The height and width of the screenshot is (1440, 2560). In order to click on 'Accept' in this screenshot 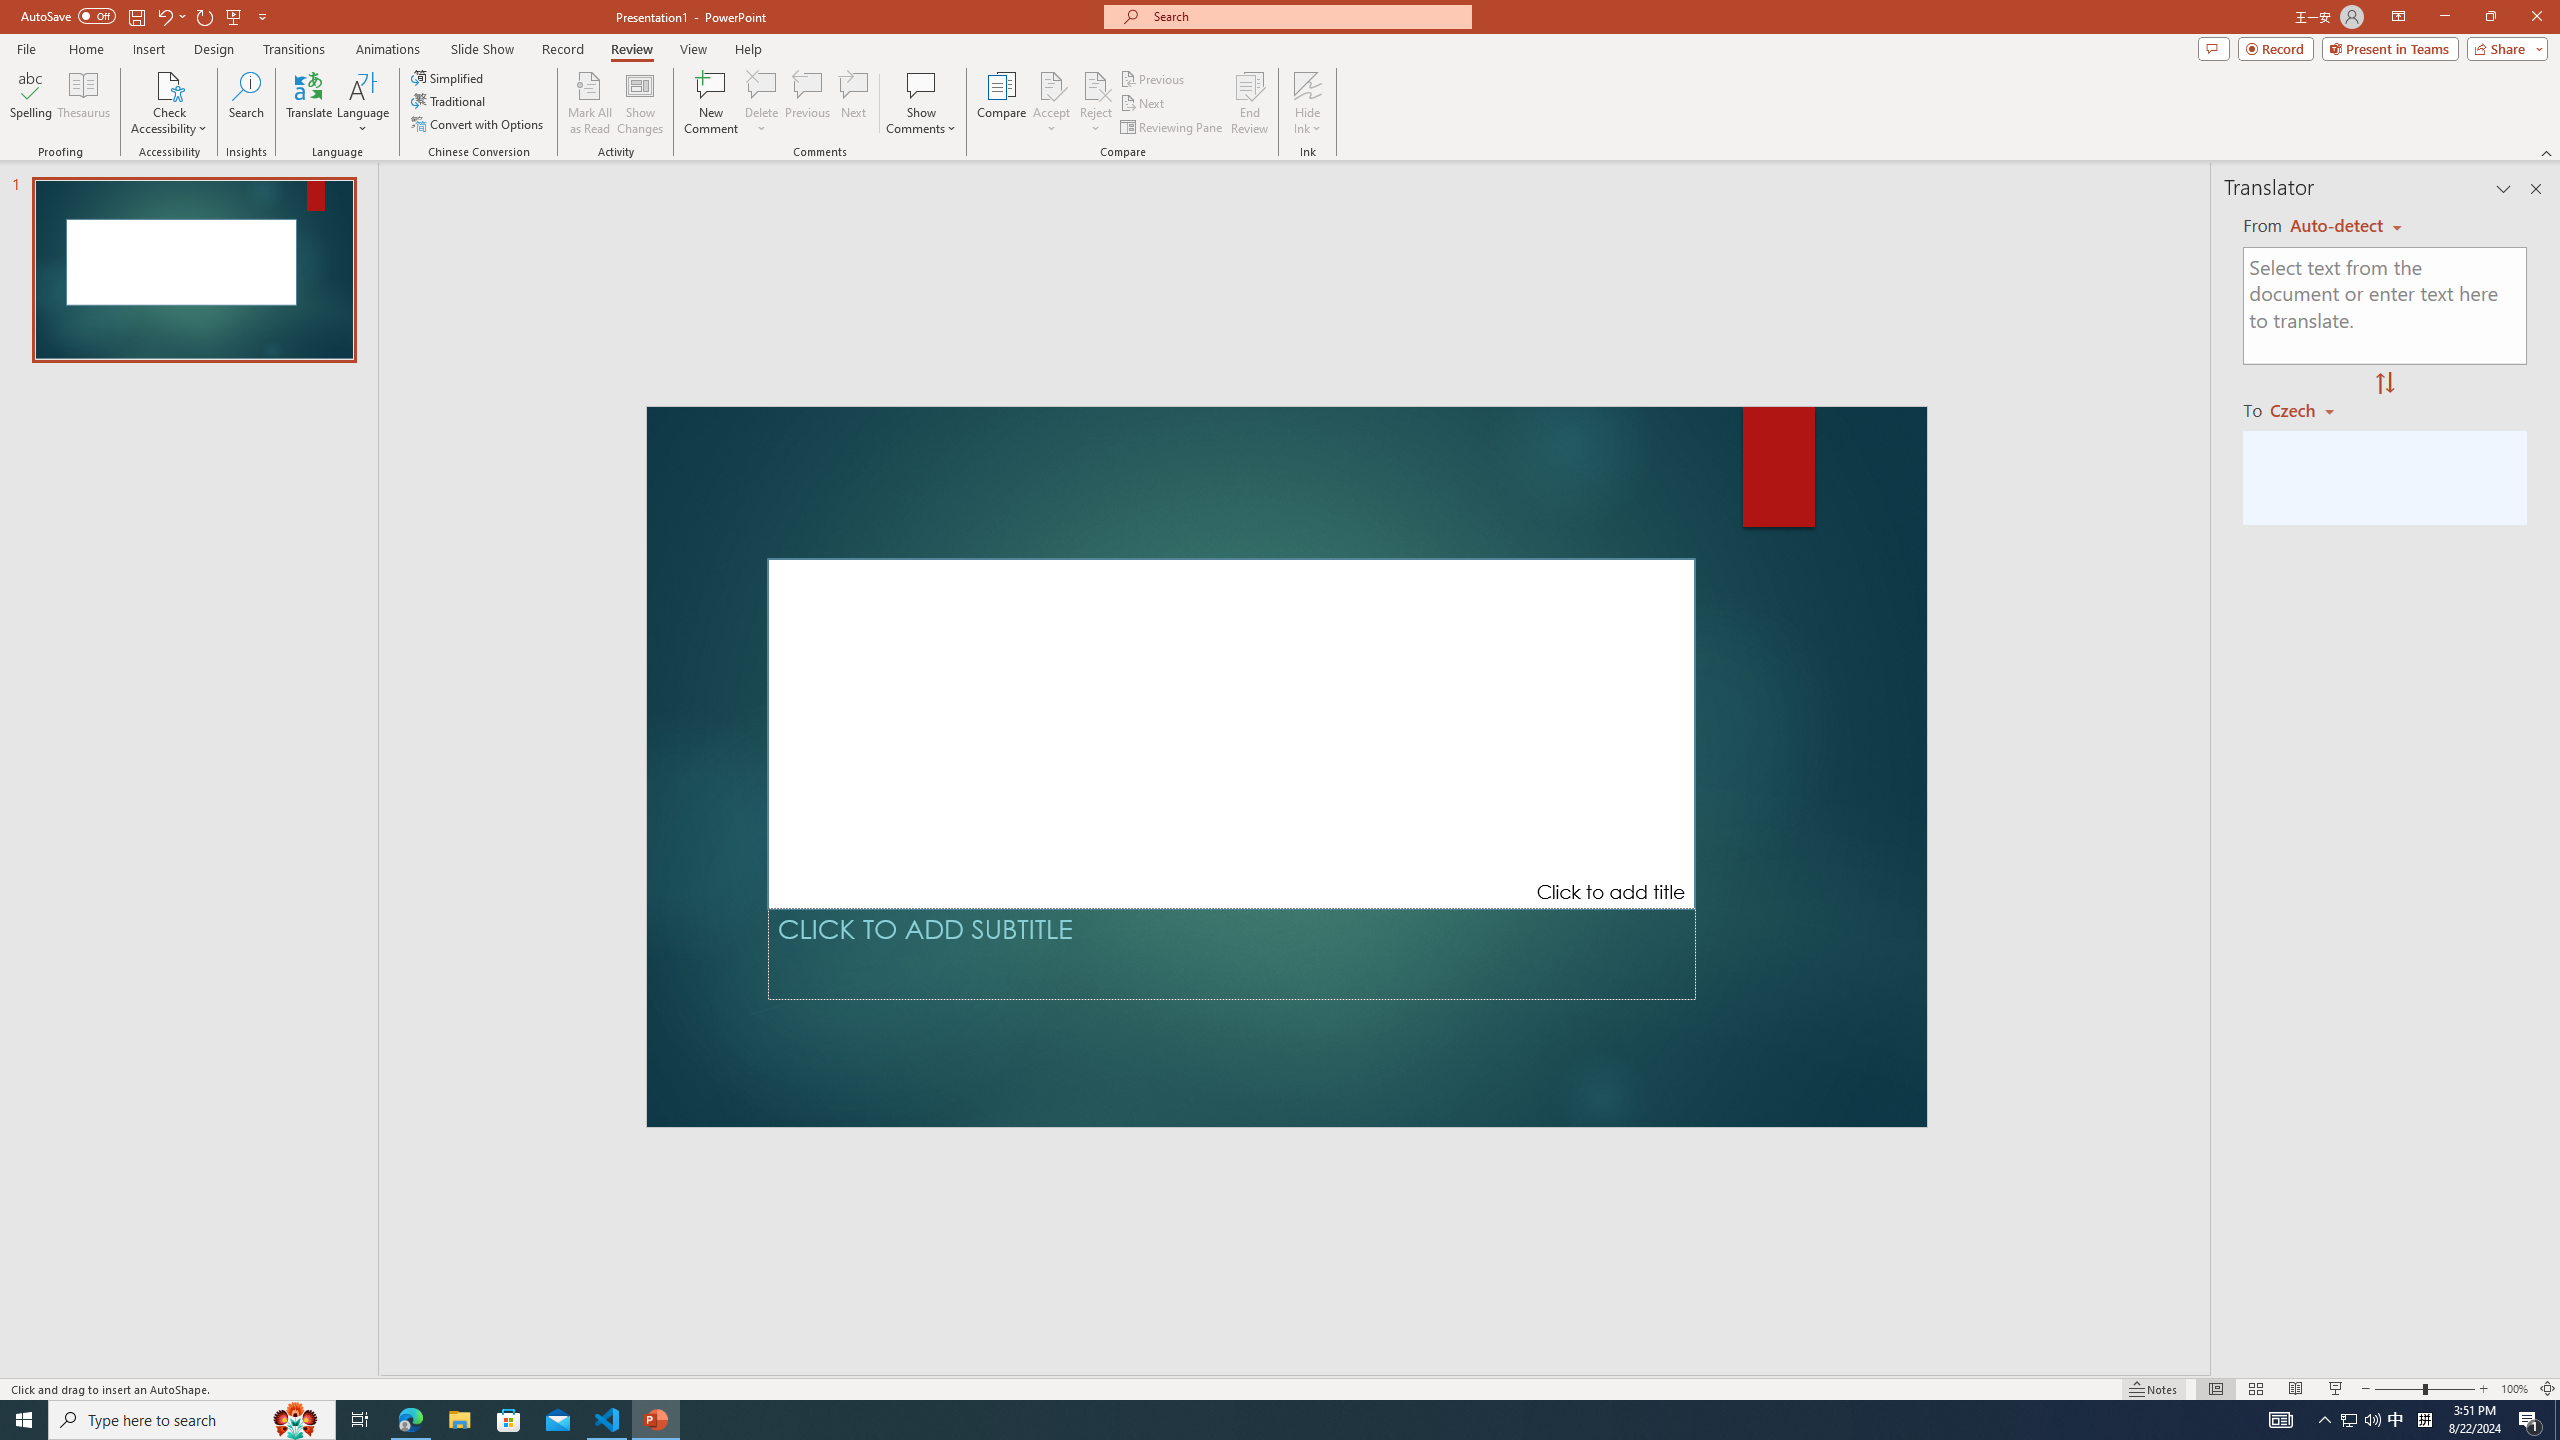, I will do `click(1051, 103)`.